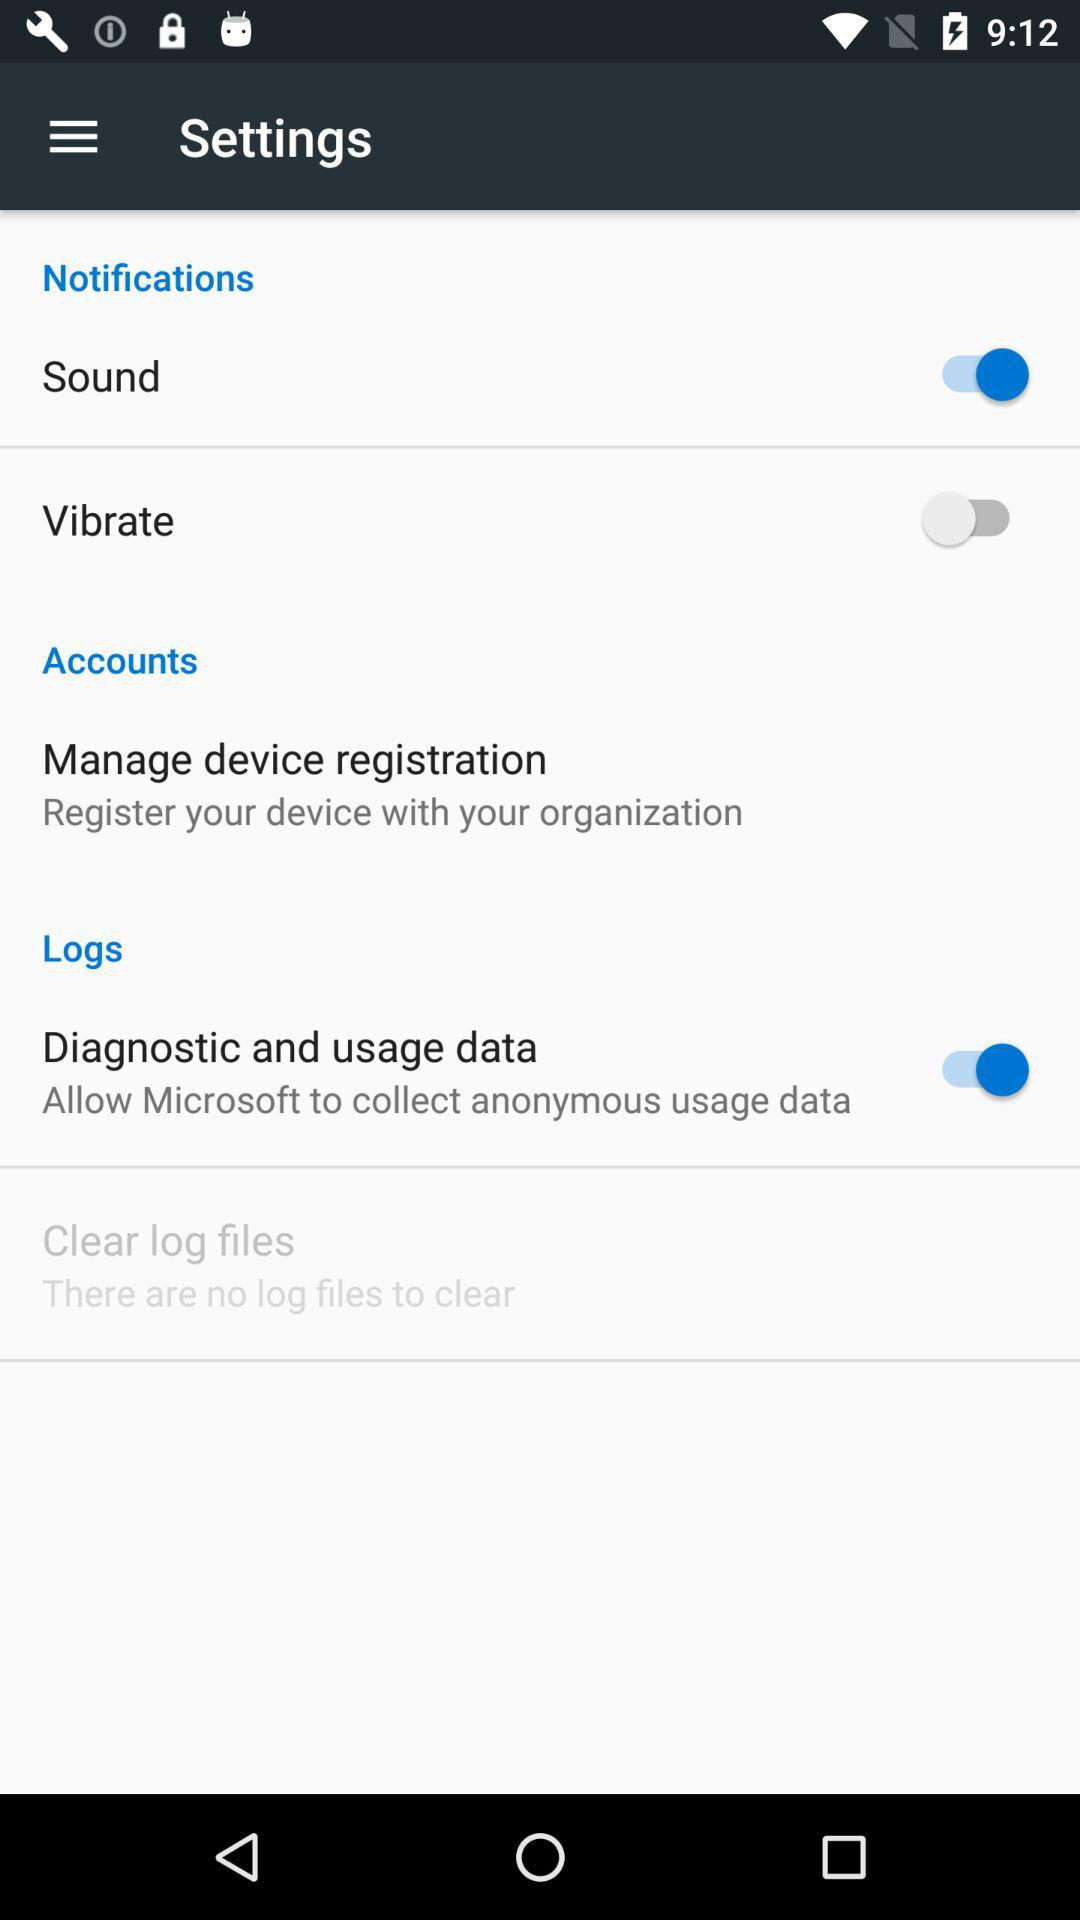 Image resolution: width=1080 pixels, height=1920 pixels. Describe the element at coordinates (540, 637) in the screenshot. I see `the app above manage device registration icon` at that location.